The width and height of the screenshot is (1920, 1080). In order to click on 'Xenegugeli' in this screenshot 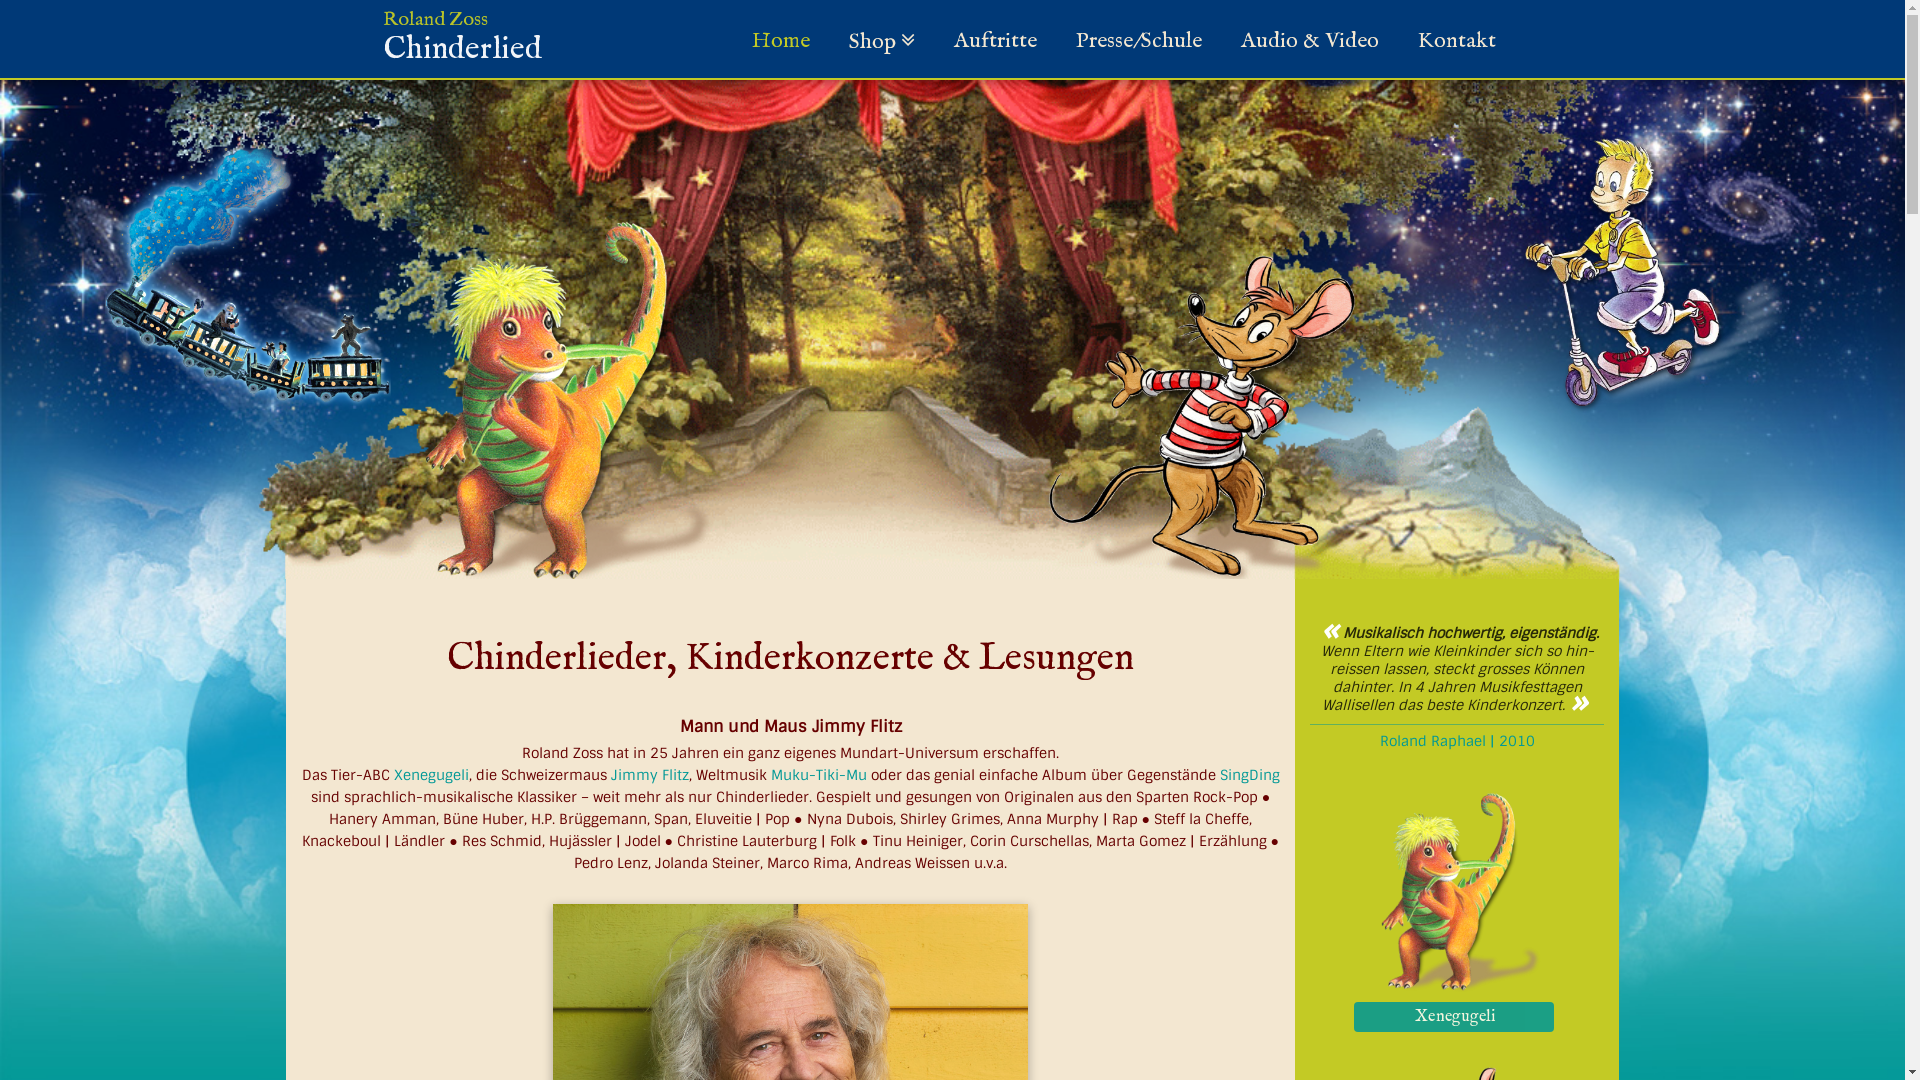, I will do `click(1353, 1017)`.